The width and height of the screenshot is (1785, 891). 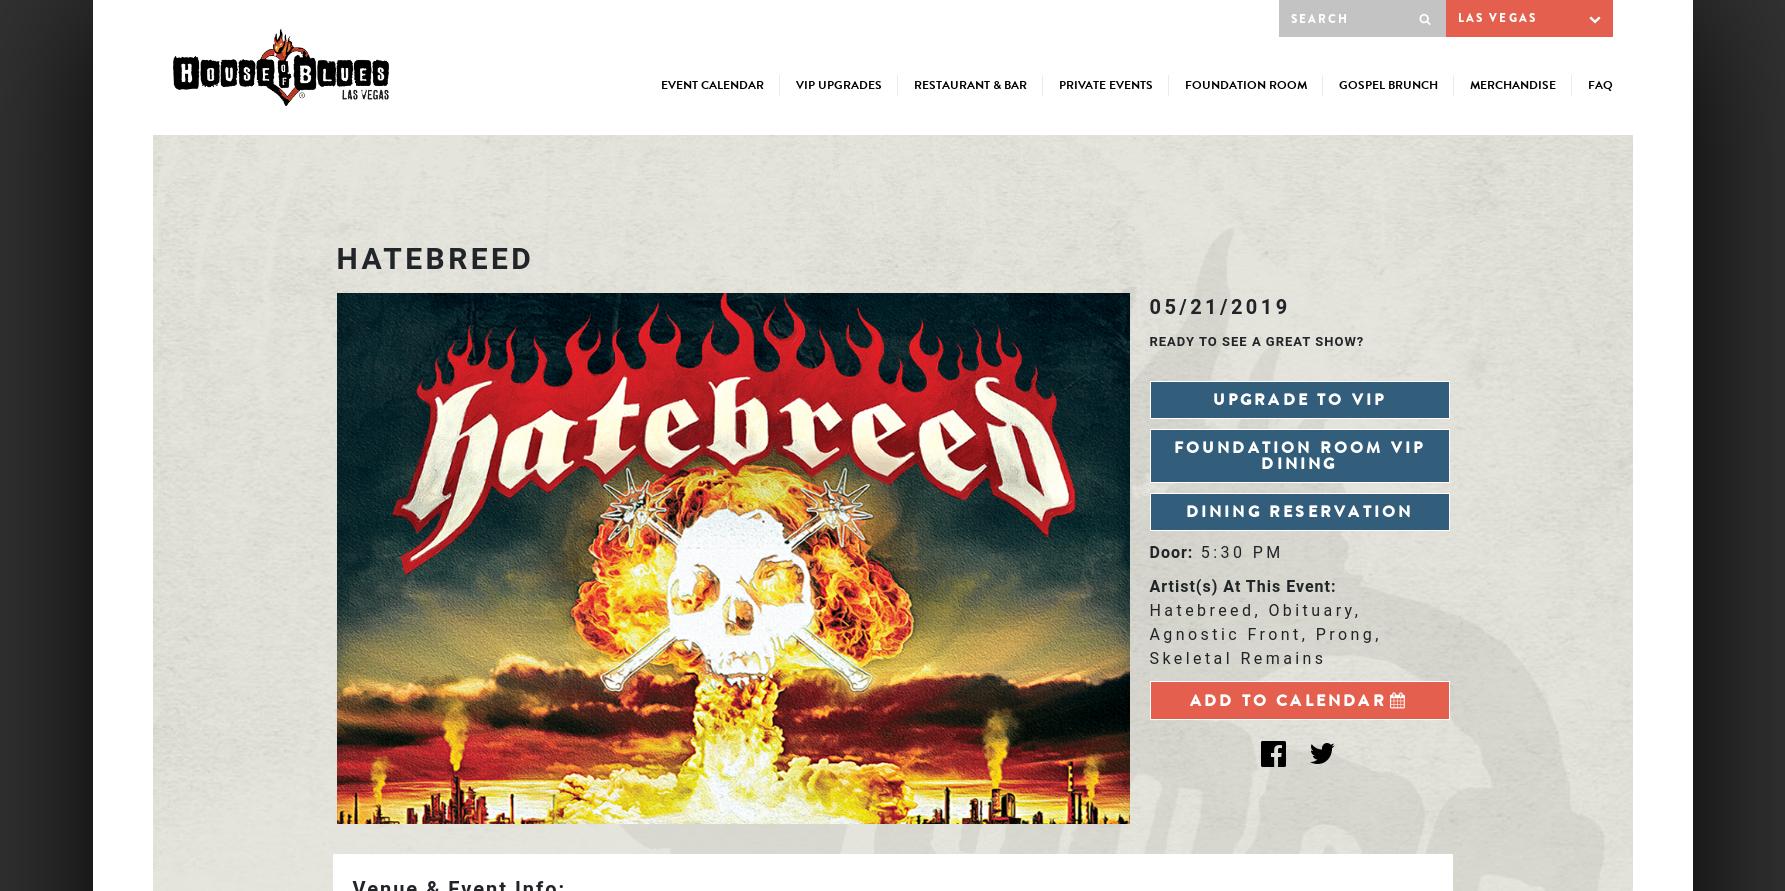 What do you see at coordinates (1298, 399) in the screenshot?
I see `'Upgrade to VIP'` at bounding box center [1298, 399].